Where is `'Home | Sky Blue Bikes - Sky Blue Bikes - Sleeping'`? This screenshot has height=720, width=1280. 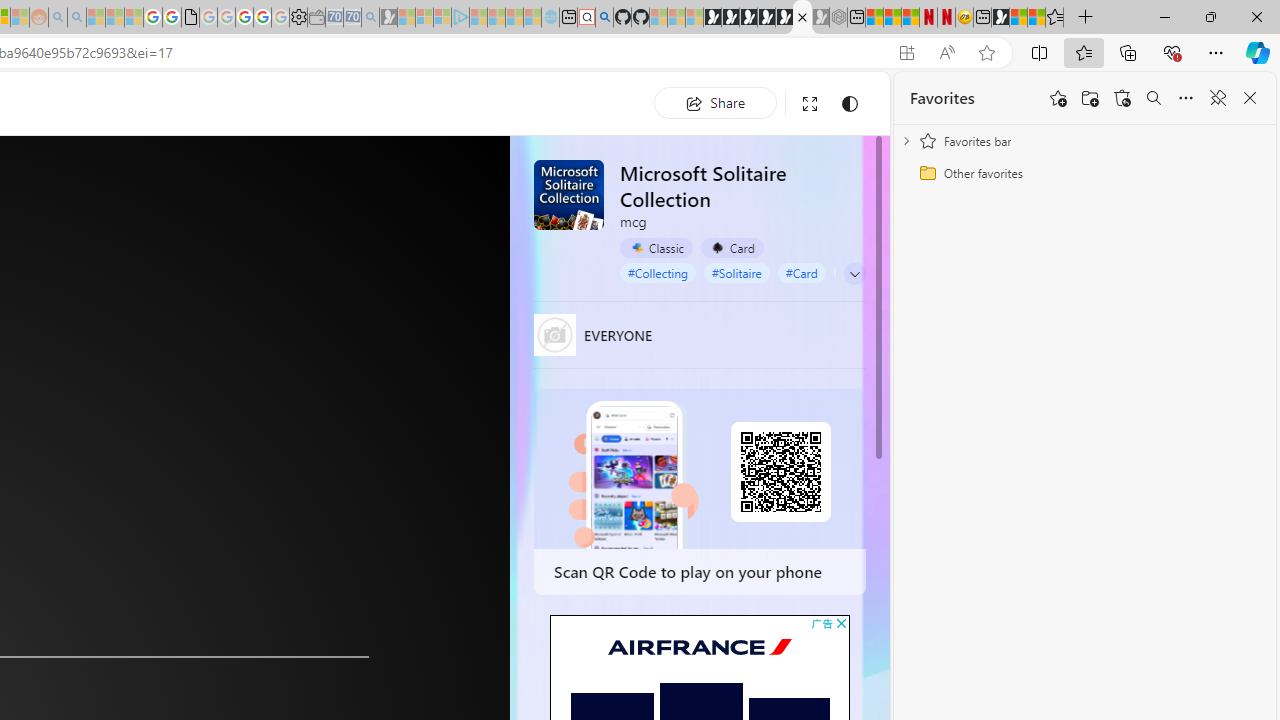 'Home | Sky Blue Bikes - Sky Blue Bikes - Sleeping' is located at coordinates (550, 17).